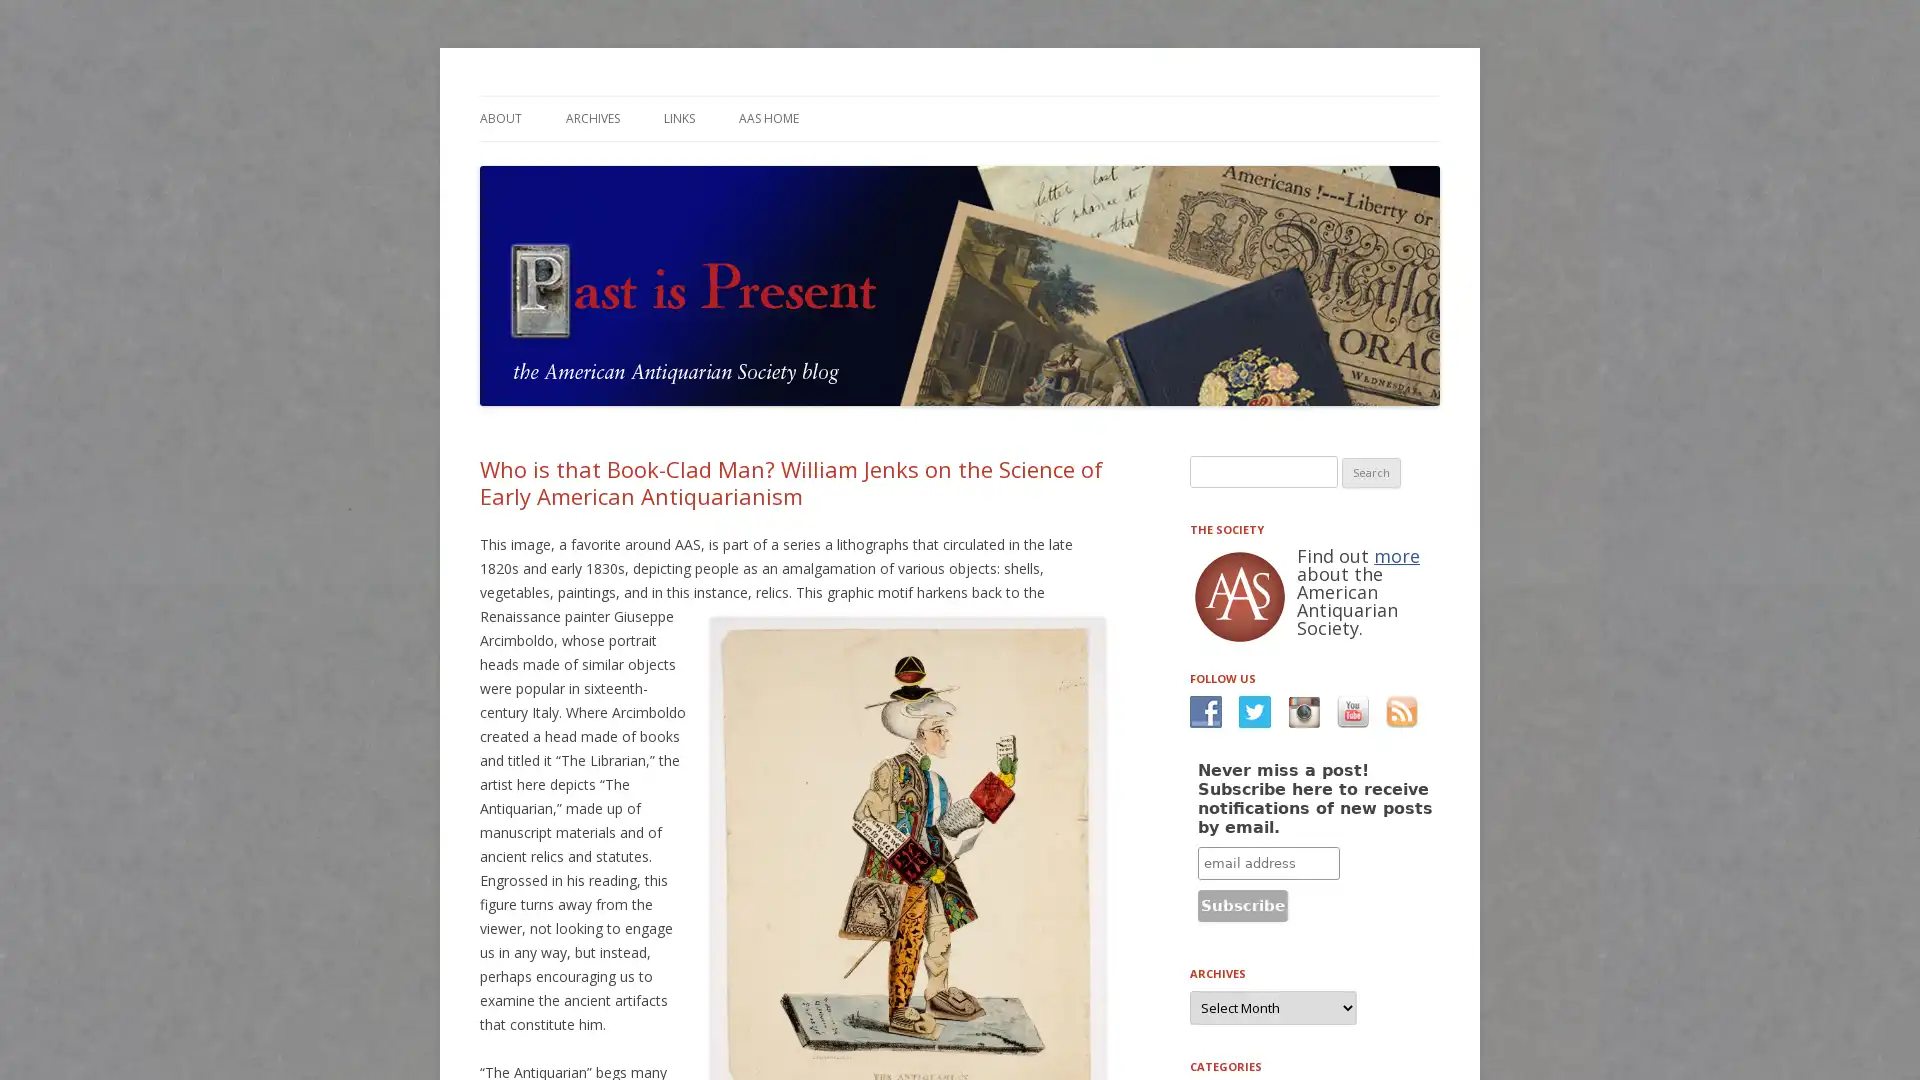 The image size is (1920, 1080). I want to click on Search, so click(1370, 473).